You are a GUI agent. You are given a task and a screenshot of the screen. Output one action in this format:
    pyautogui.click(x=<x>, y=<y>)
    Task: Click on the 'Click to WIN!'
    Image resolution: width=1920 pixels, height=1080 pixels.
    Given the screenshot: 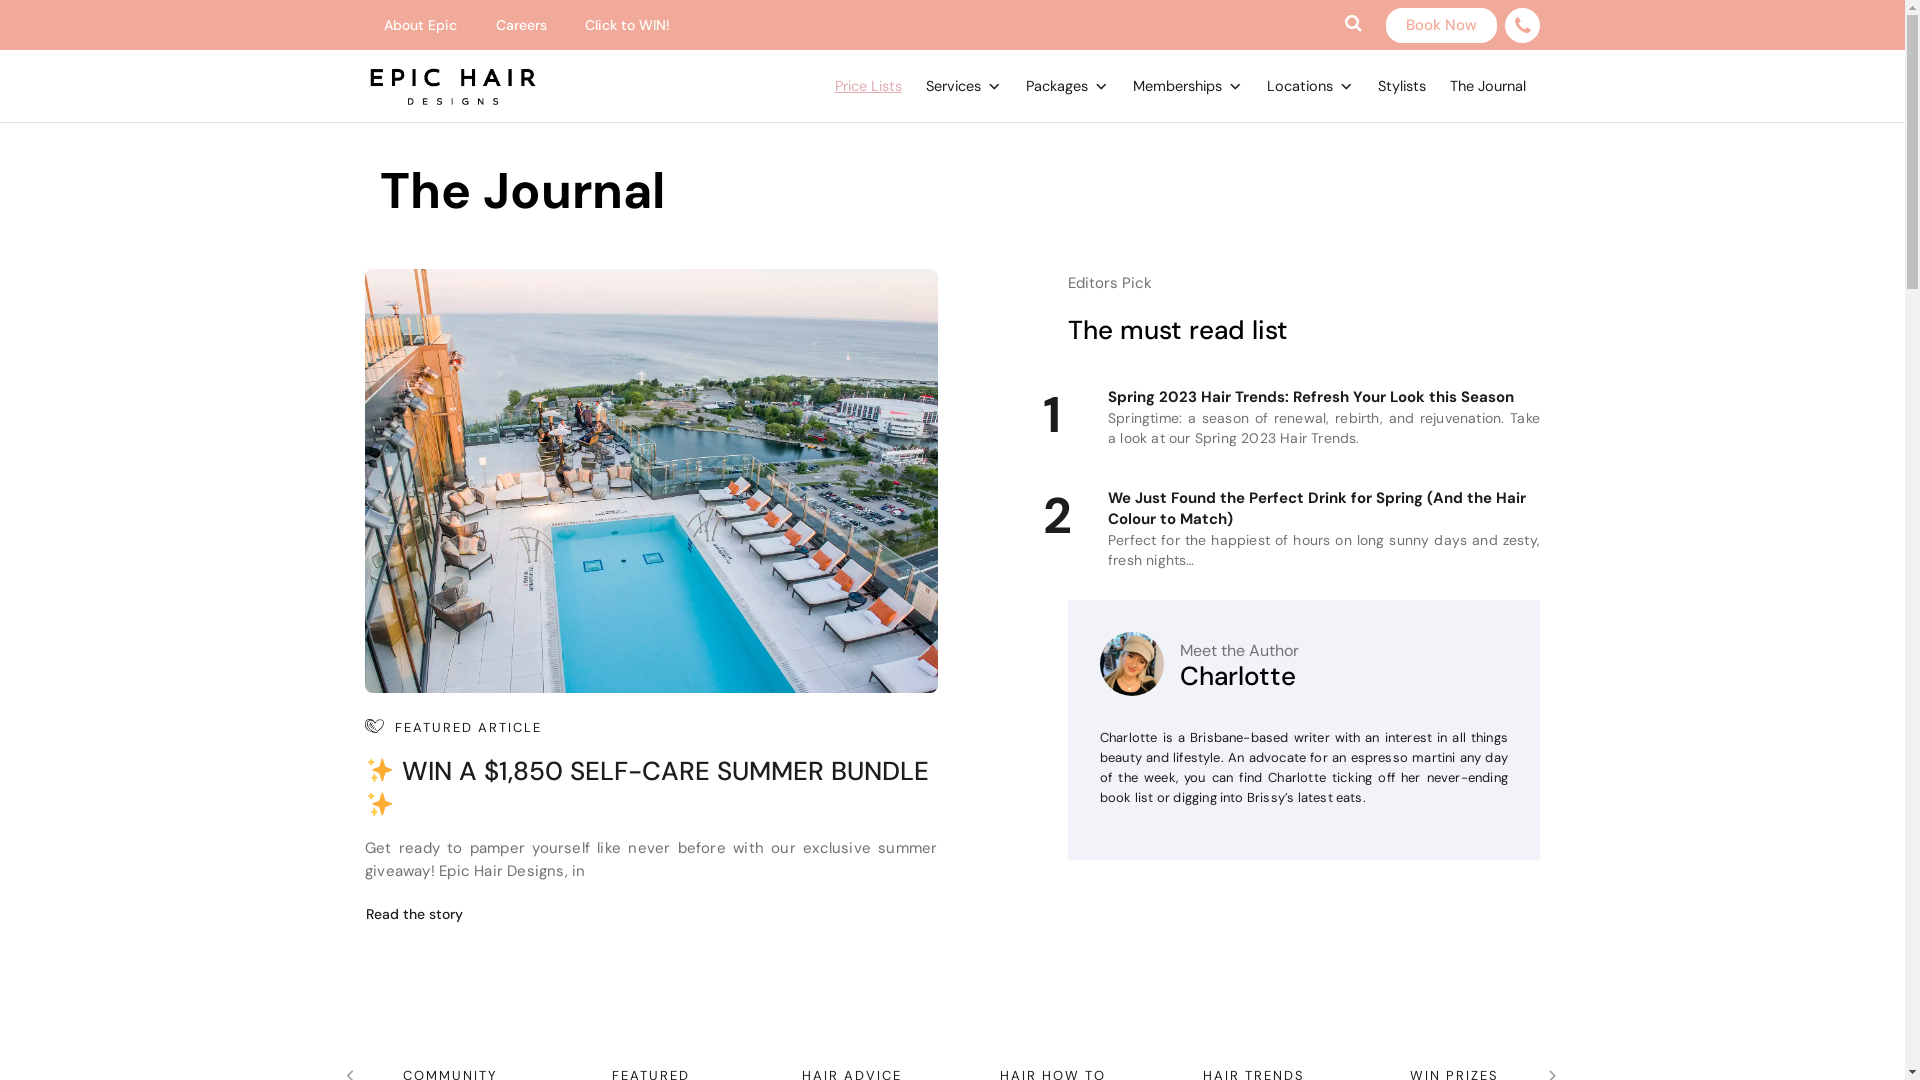 What is the action you would take?
    pyautogui.click(x=626, y=25)
    